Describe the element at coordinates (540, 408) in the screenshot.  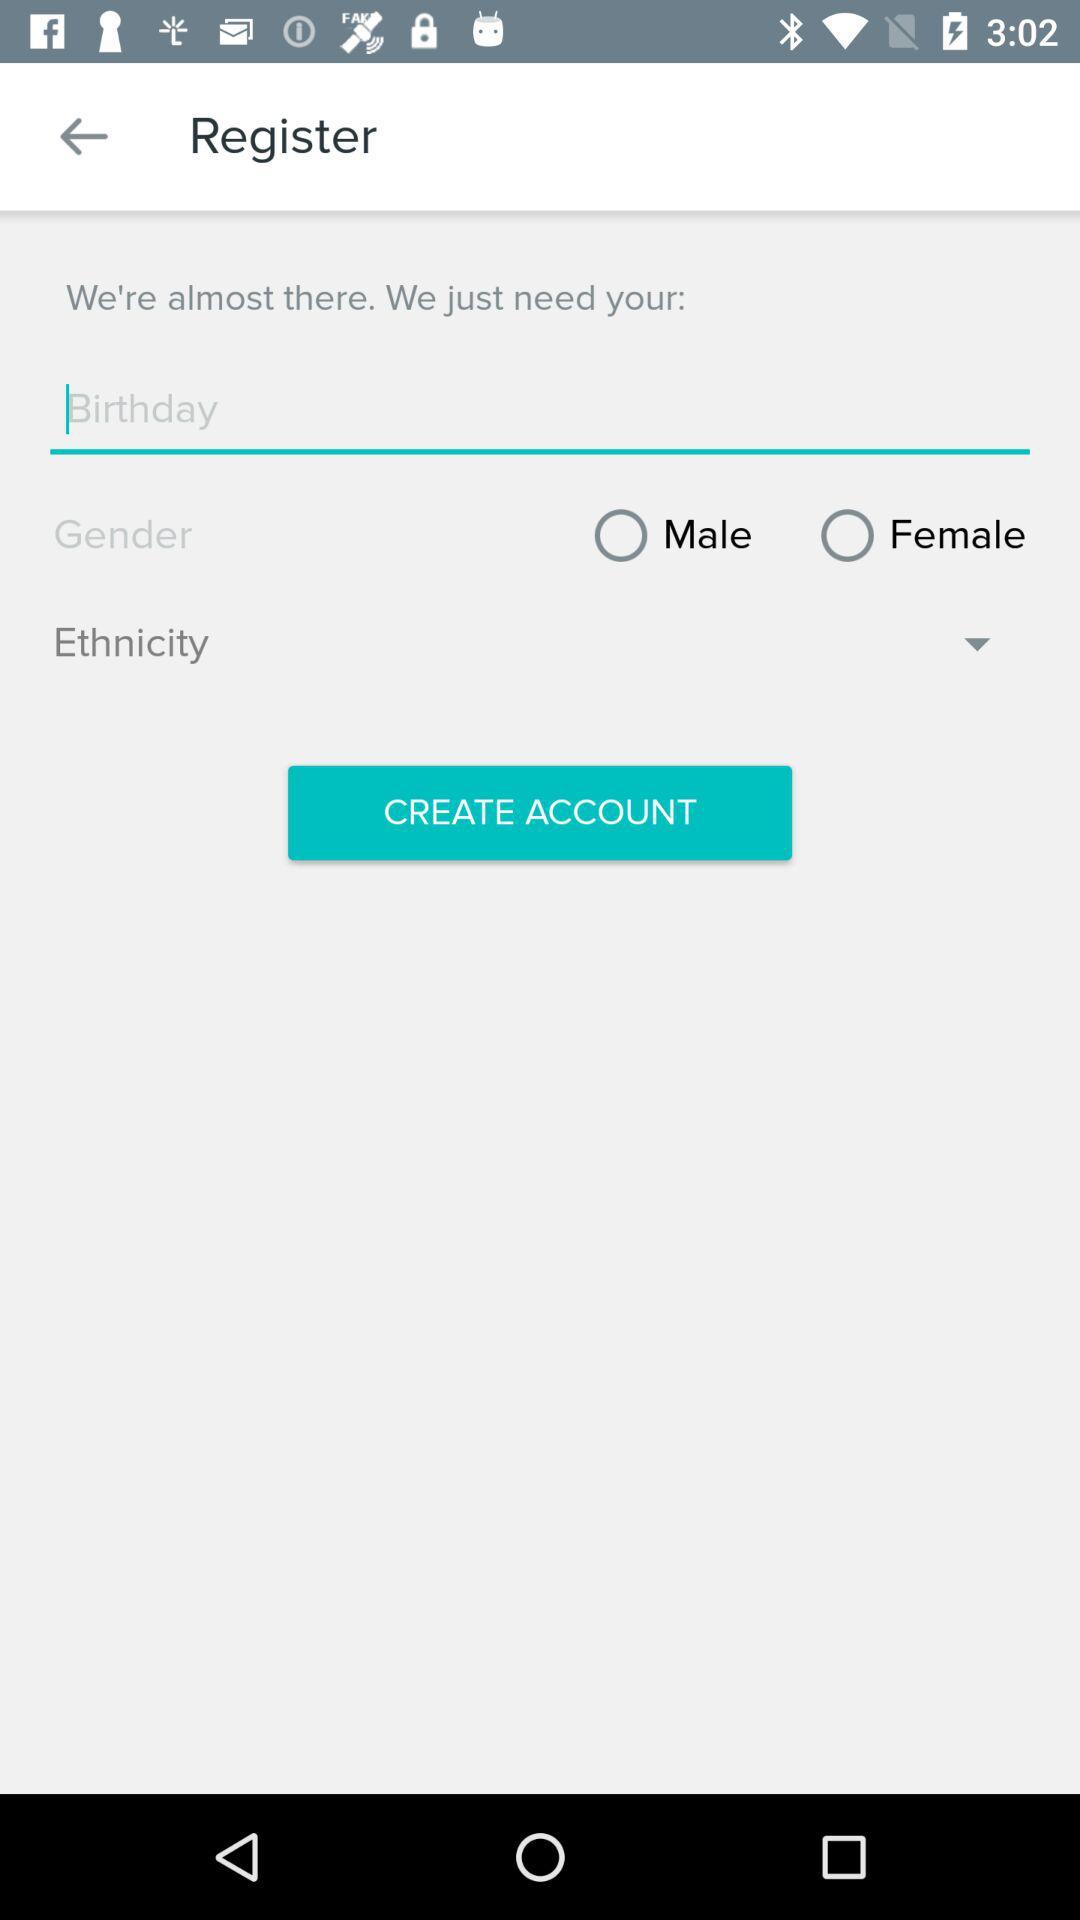
I see `icon above the male icon` at that location.